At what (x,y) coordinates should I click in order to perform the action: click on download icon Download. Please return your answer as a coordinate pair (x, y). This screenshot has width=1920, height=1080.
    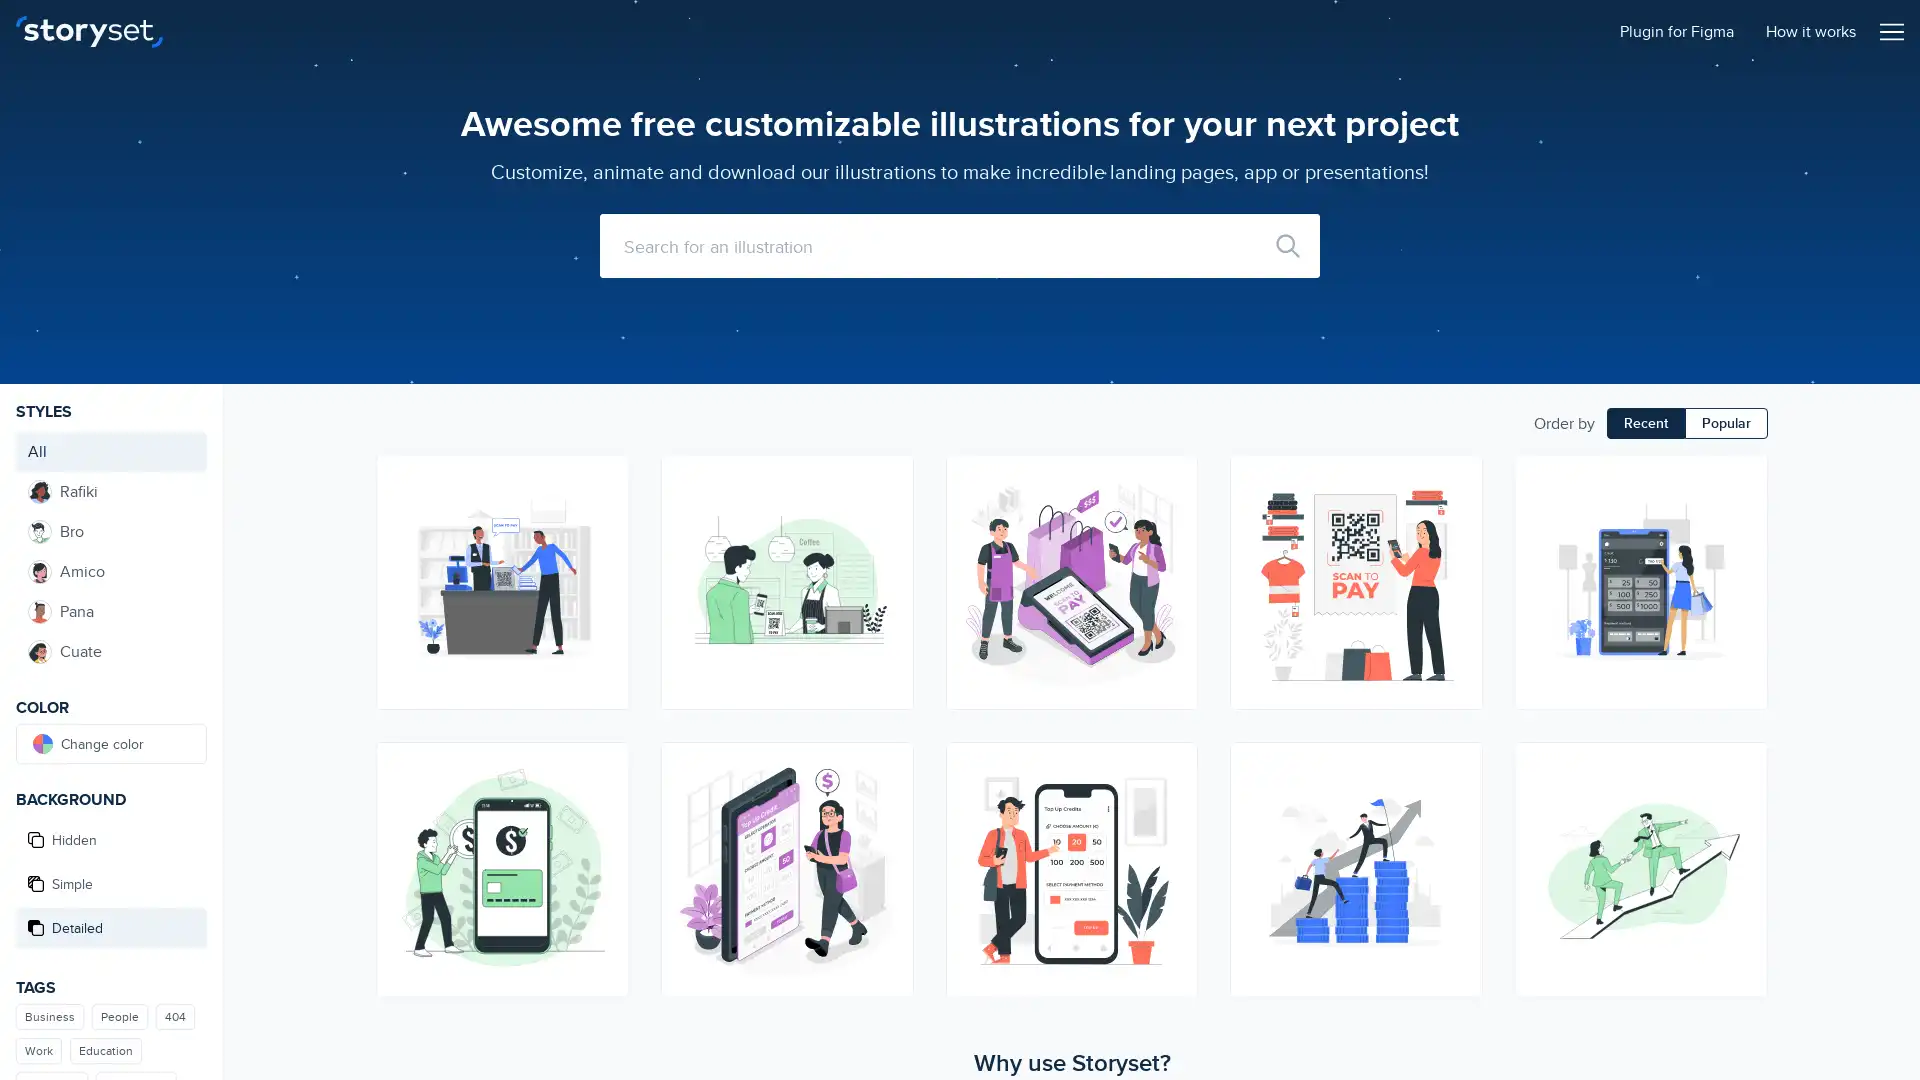
    Looking at the image, I should click on (1458, 515).